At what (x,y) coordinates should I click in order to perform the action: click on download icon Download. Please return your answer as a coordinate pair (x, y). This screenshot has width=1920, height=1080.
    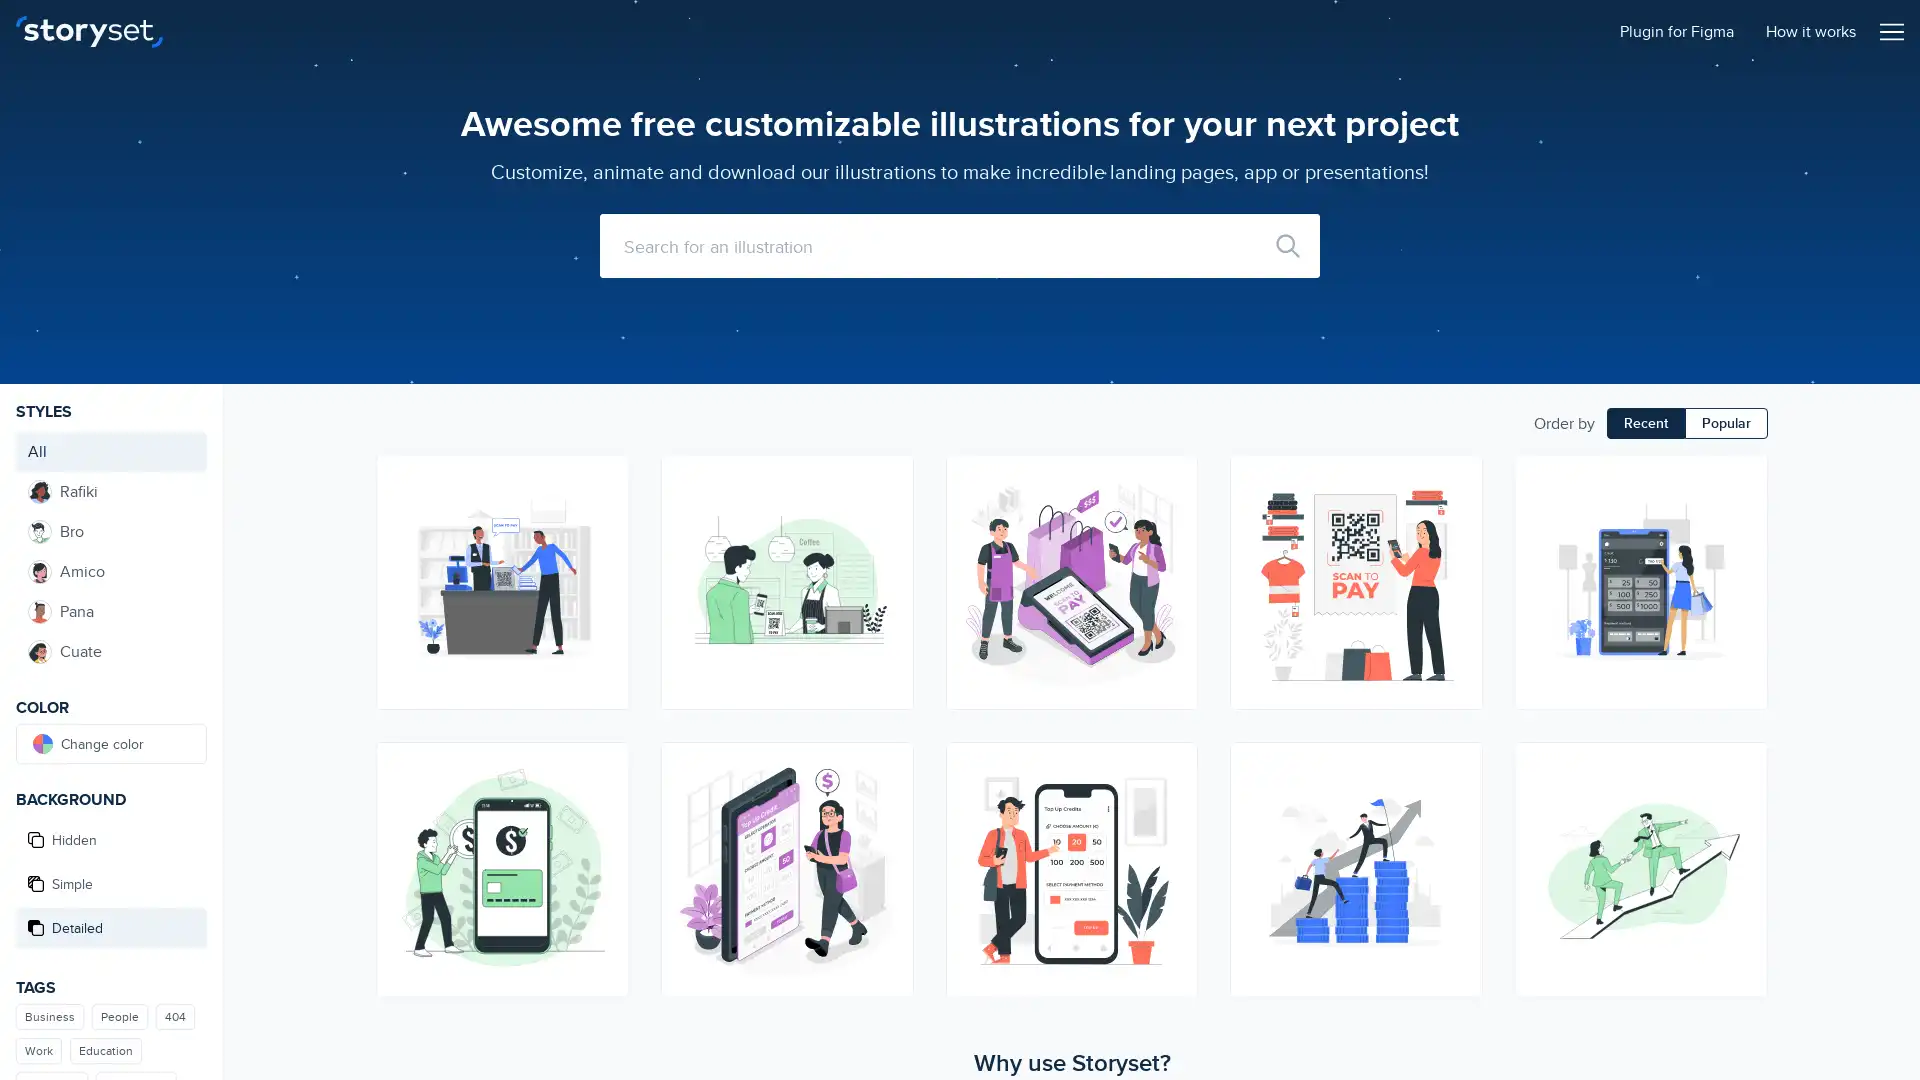
    Looking at the image, I should click on (1458, 515).